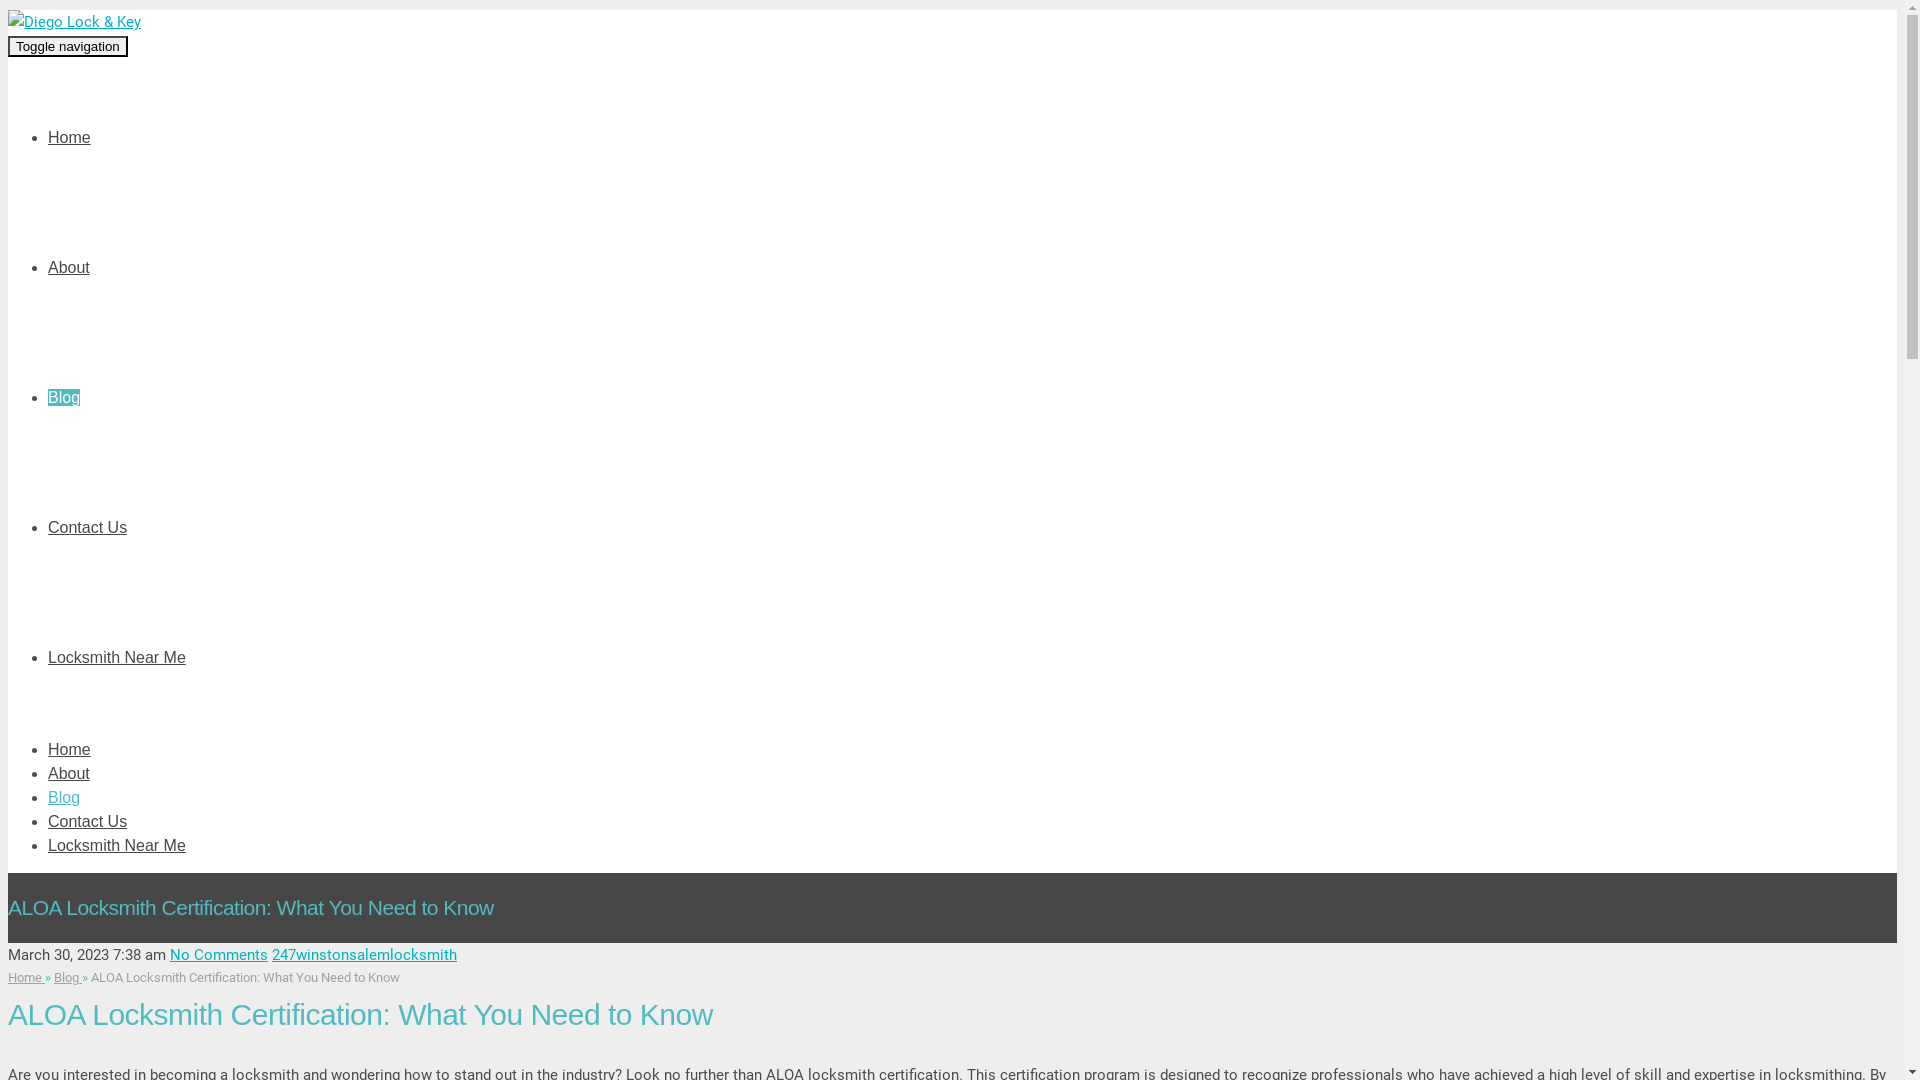 This screenshot has height=1080, width=1920. Describe the element at coordinates (63, 397) in the screenshot. I see `'Blog'` at that location.